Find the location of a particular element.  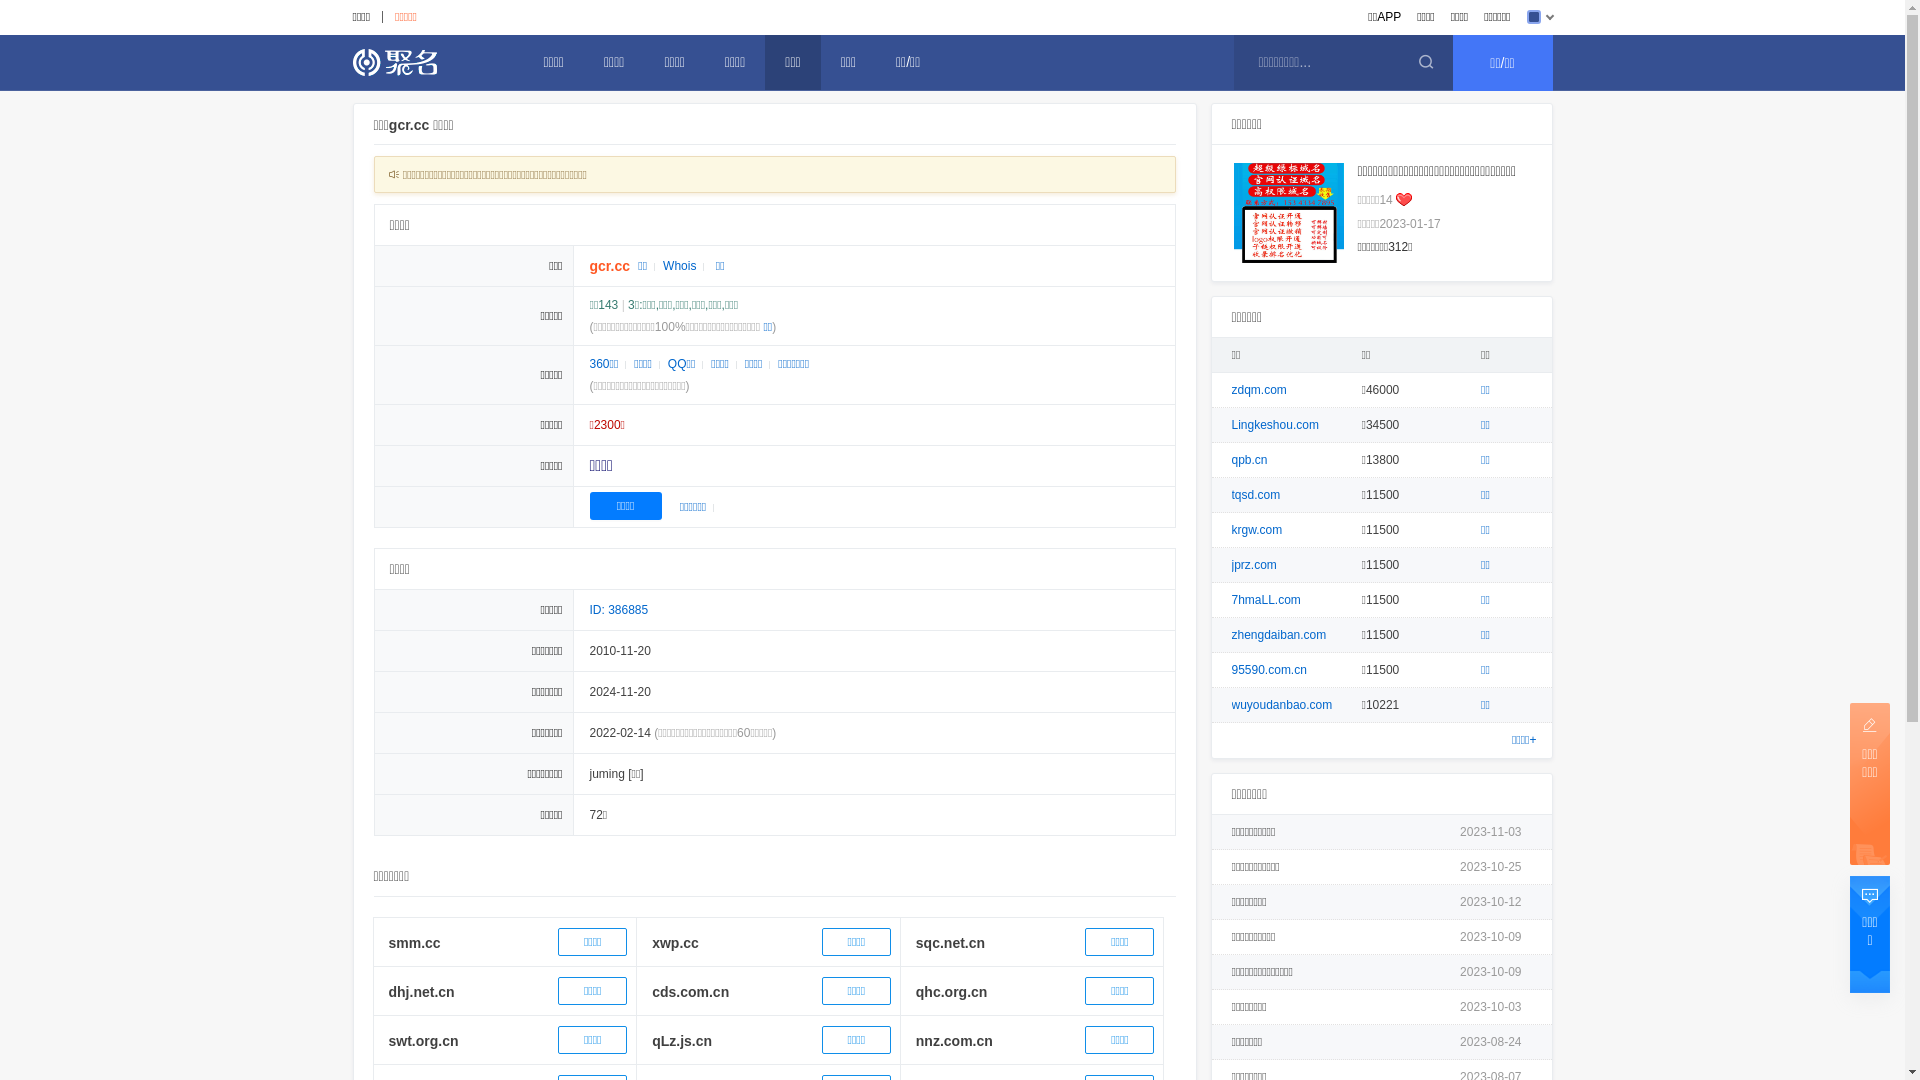

'jprz.com' is located at coordinates (1253, 564).